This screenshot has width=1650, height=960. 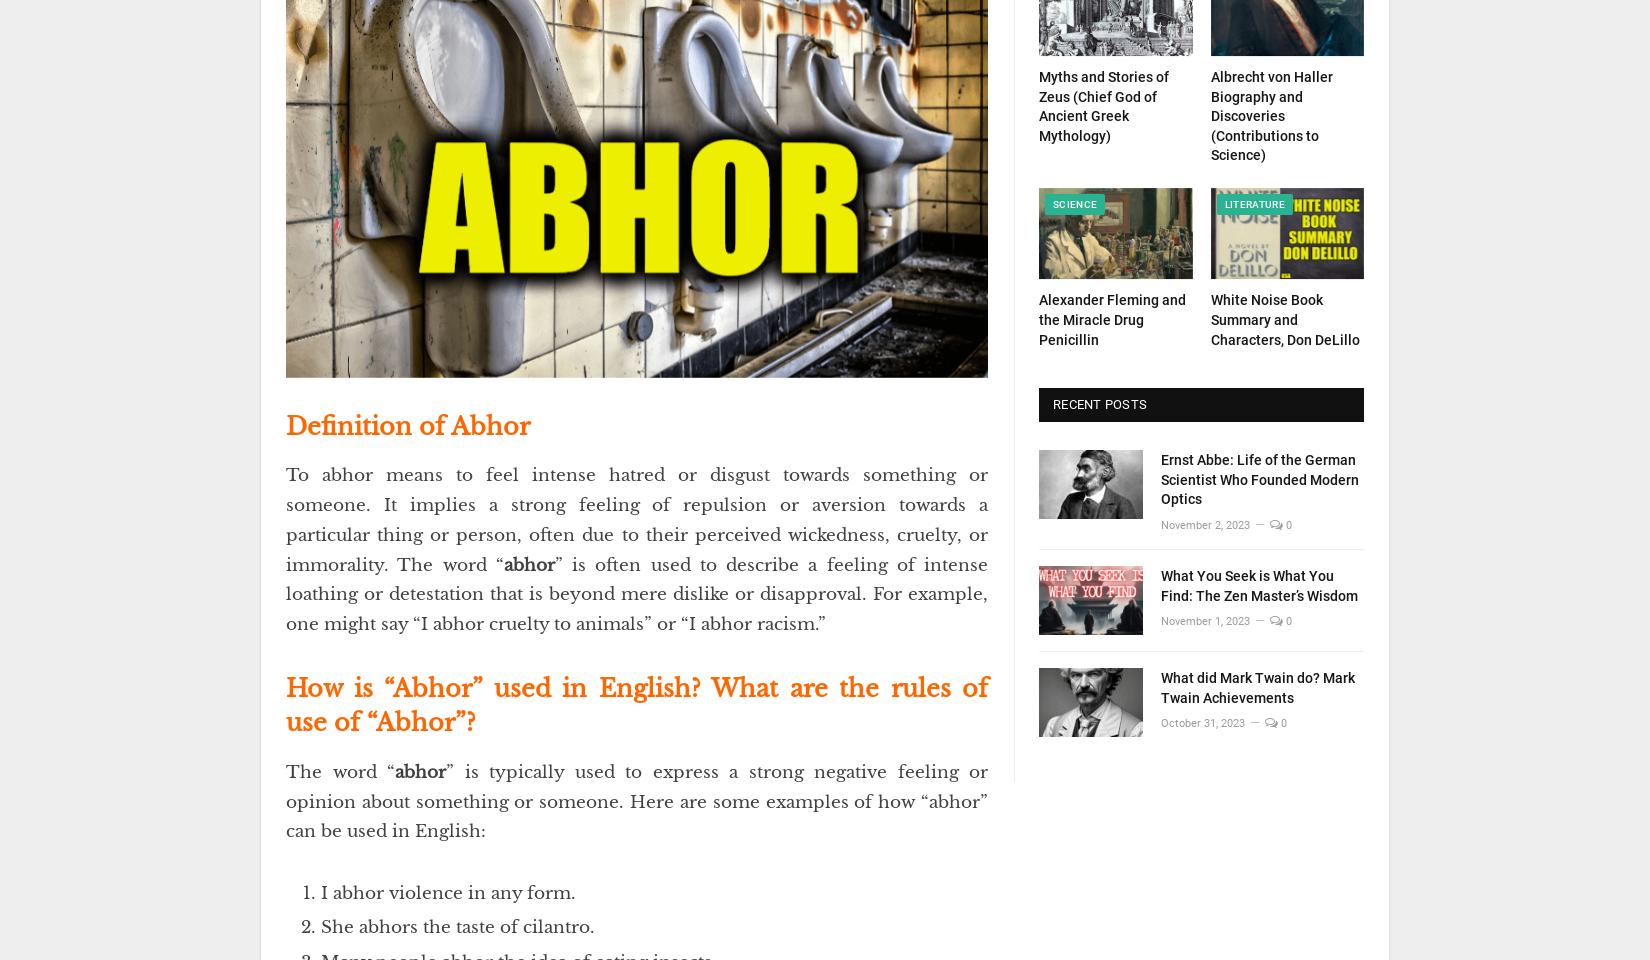 I want to click on 'Science', so click(x=1074, y=203).